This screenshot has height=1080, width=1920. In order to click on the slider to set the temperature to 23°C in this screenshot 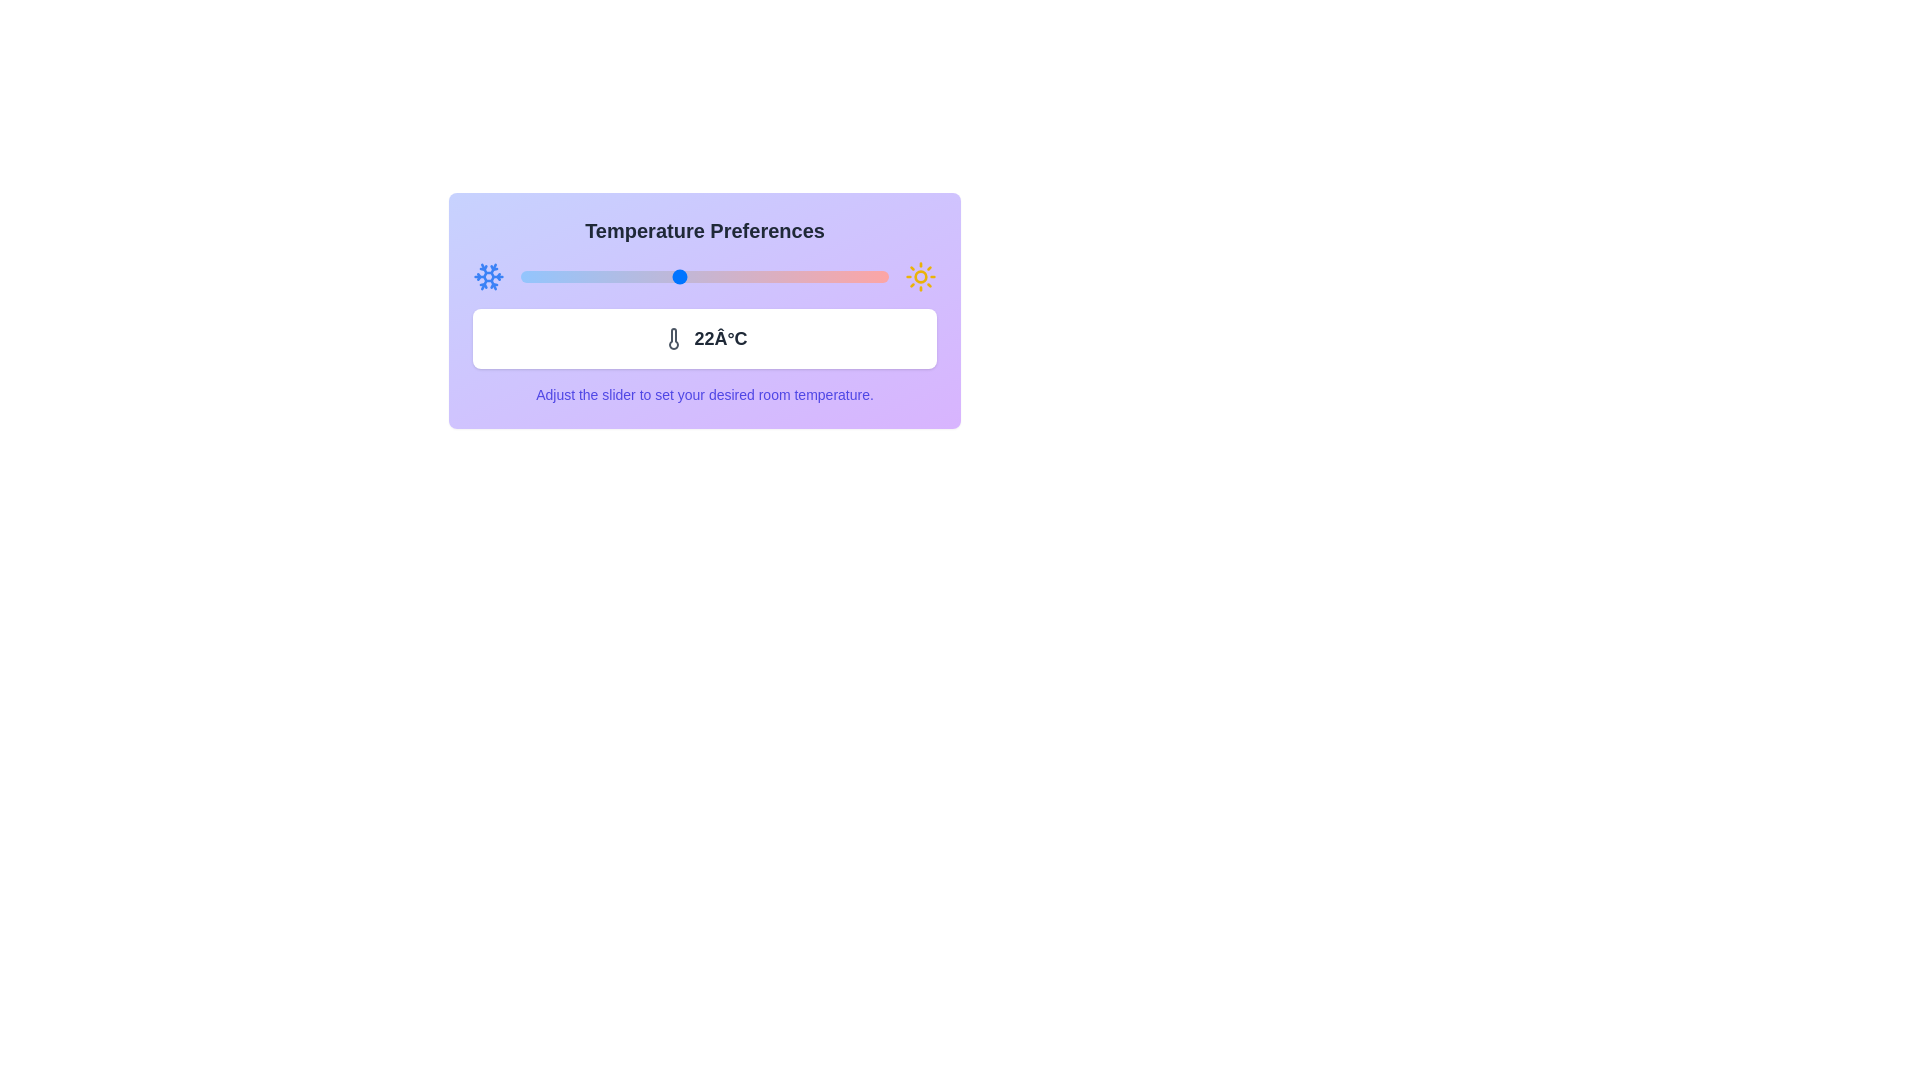, I will do `click(705, 277)`.